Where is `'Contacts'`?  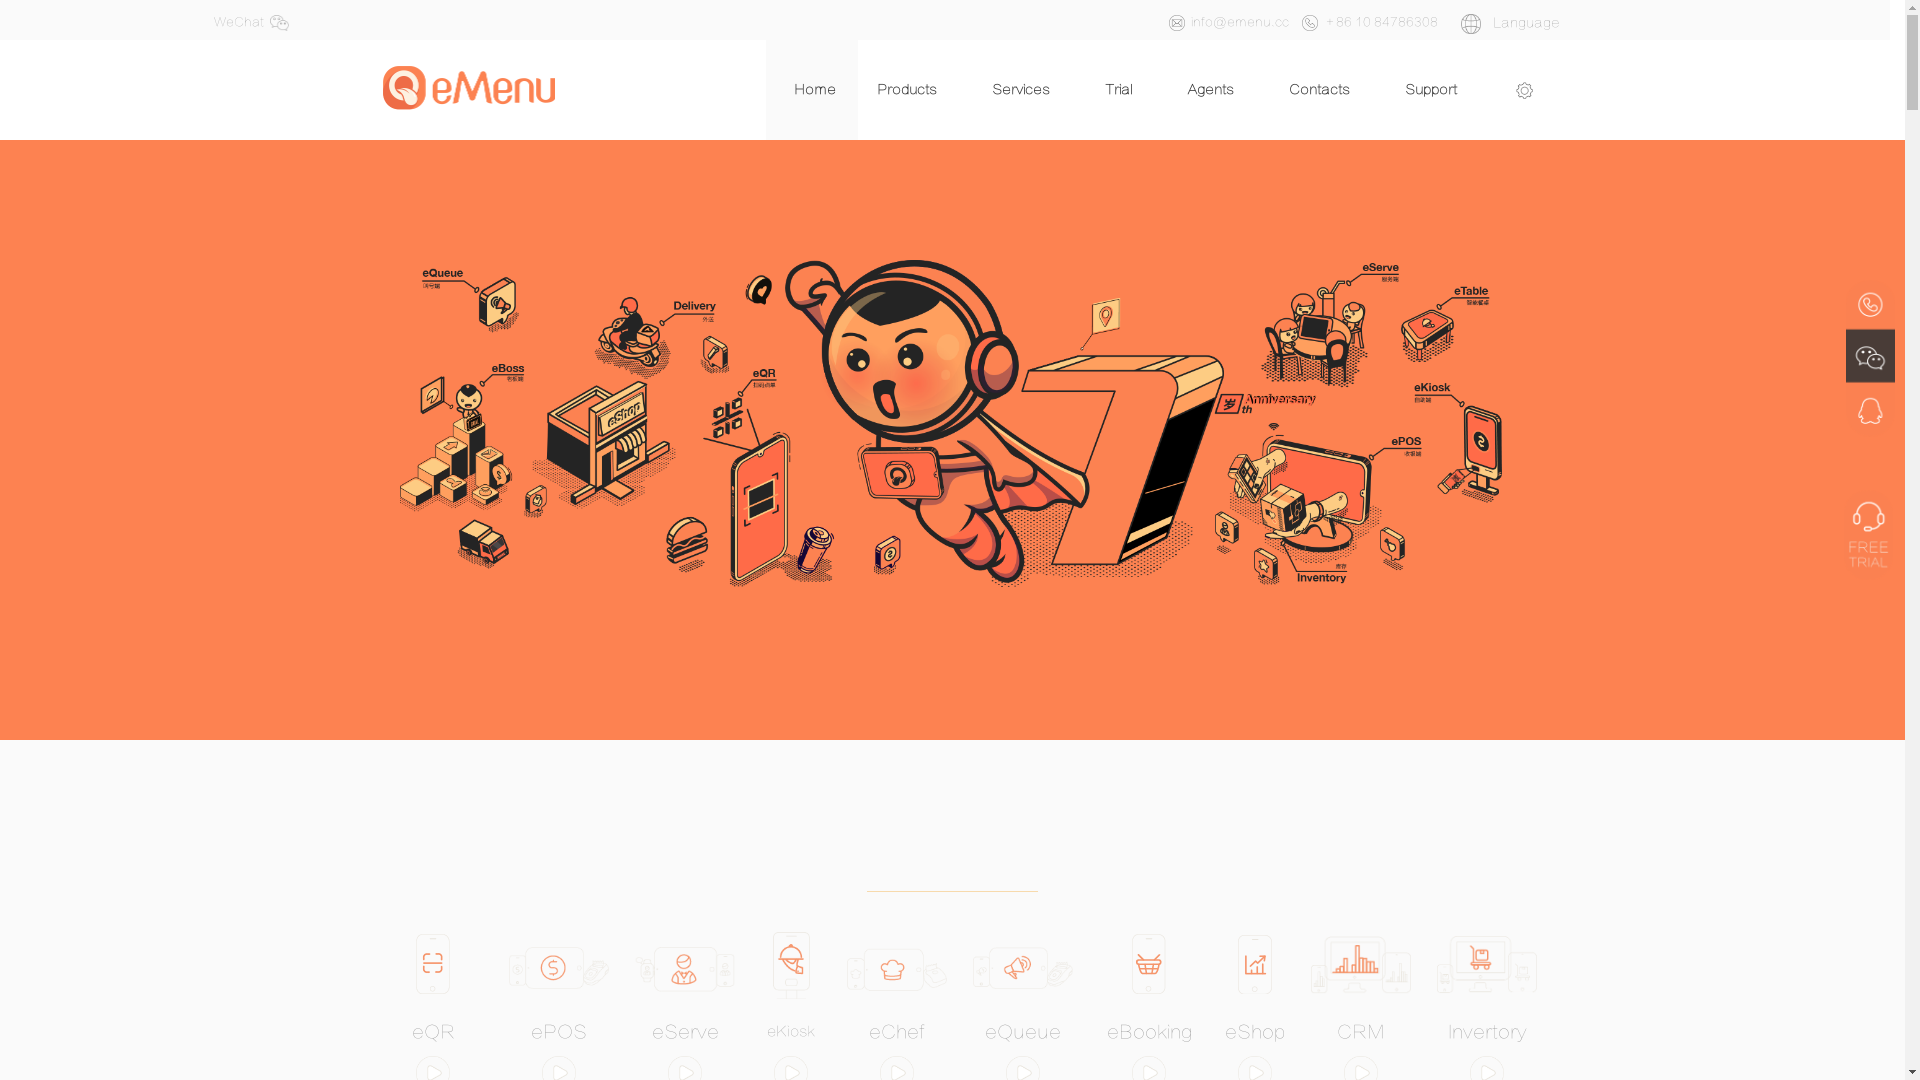
'Contacts' is located at coordinates (1318, 88).